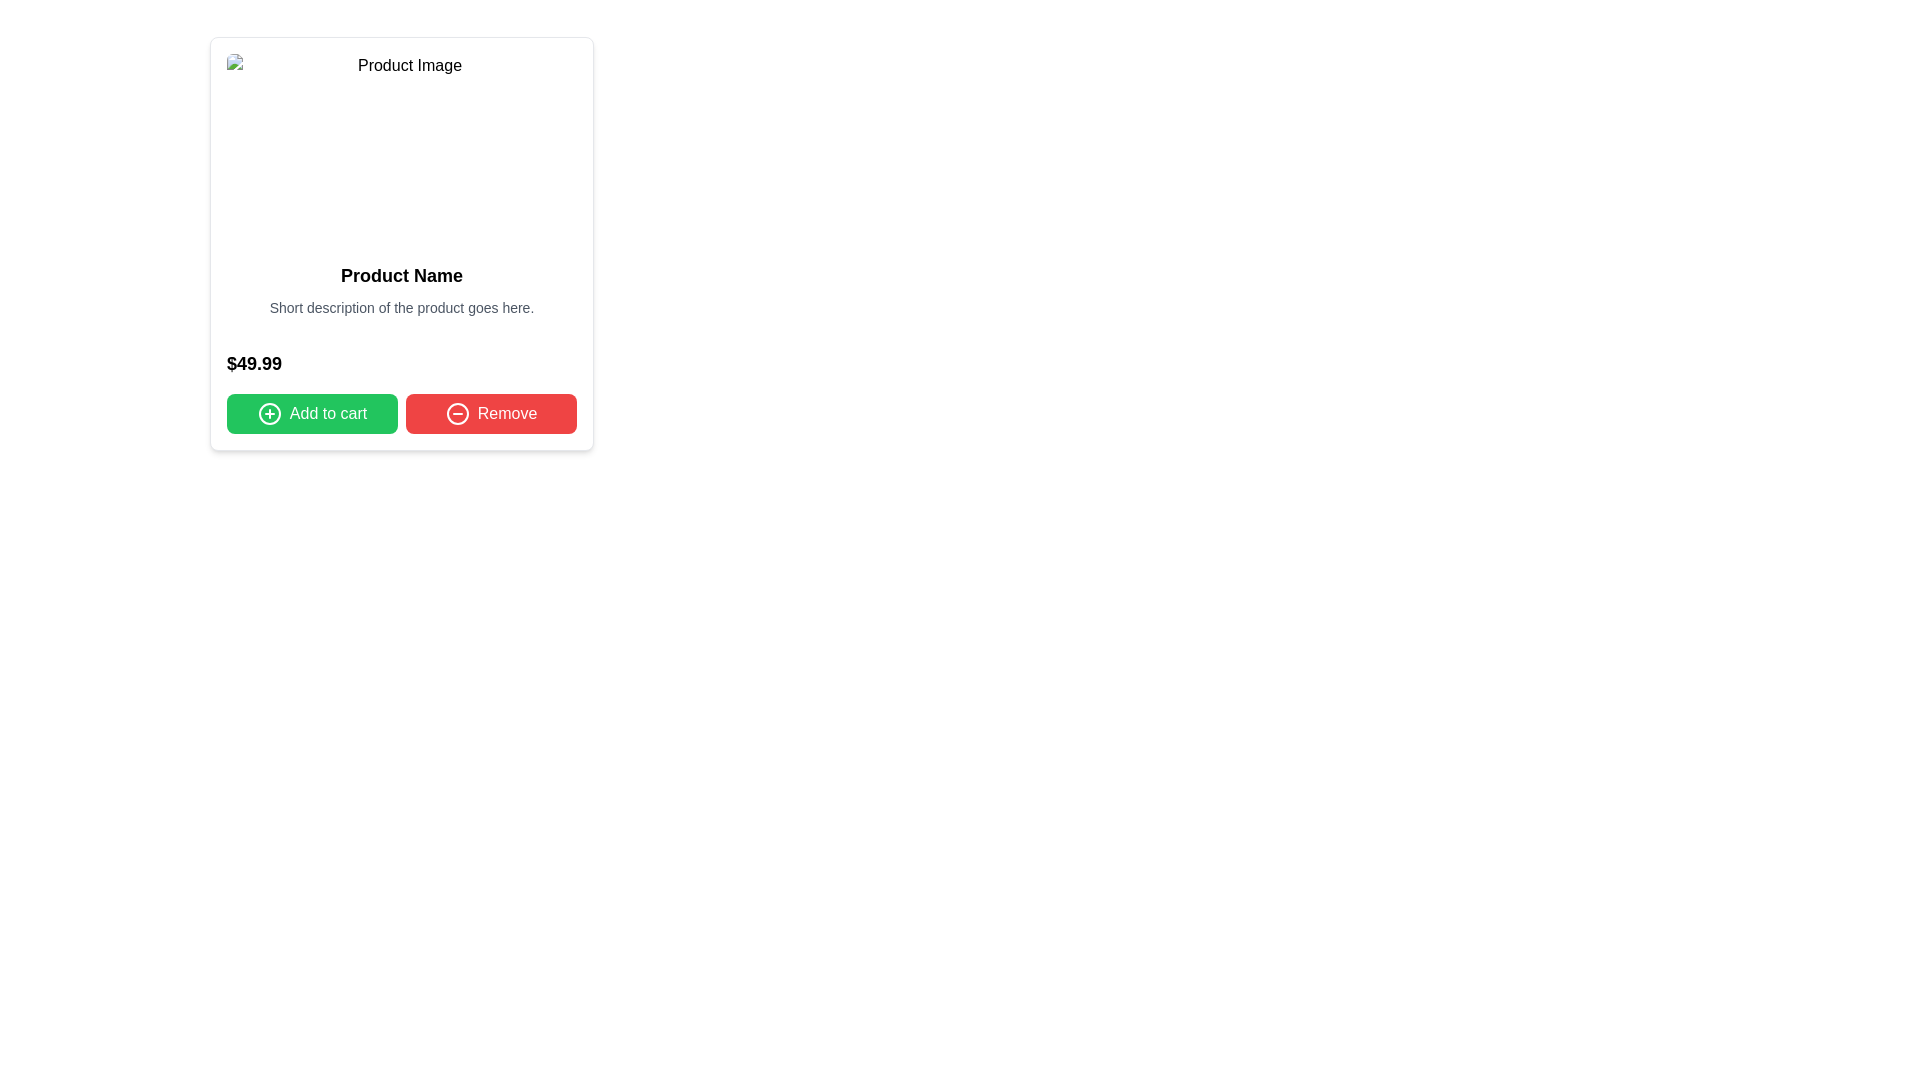 The image size is (1920, 1080). I want to click on the 'remove' action icon located within the red 'Remove' button, positioned to the left of the label 'Remove' on the right side of the bottom section of the card interface, so click(456, 412).